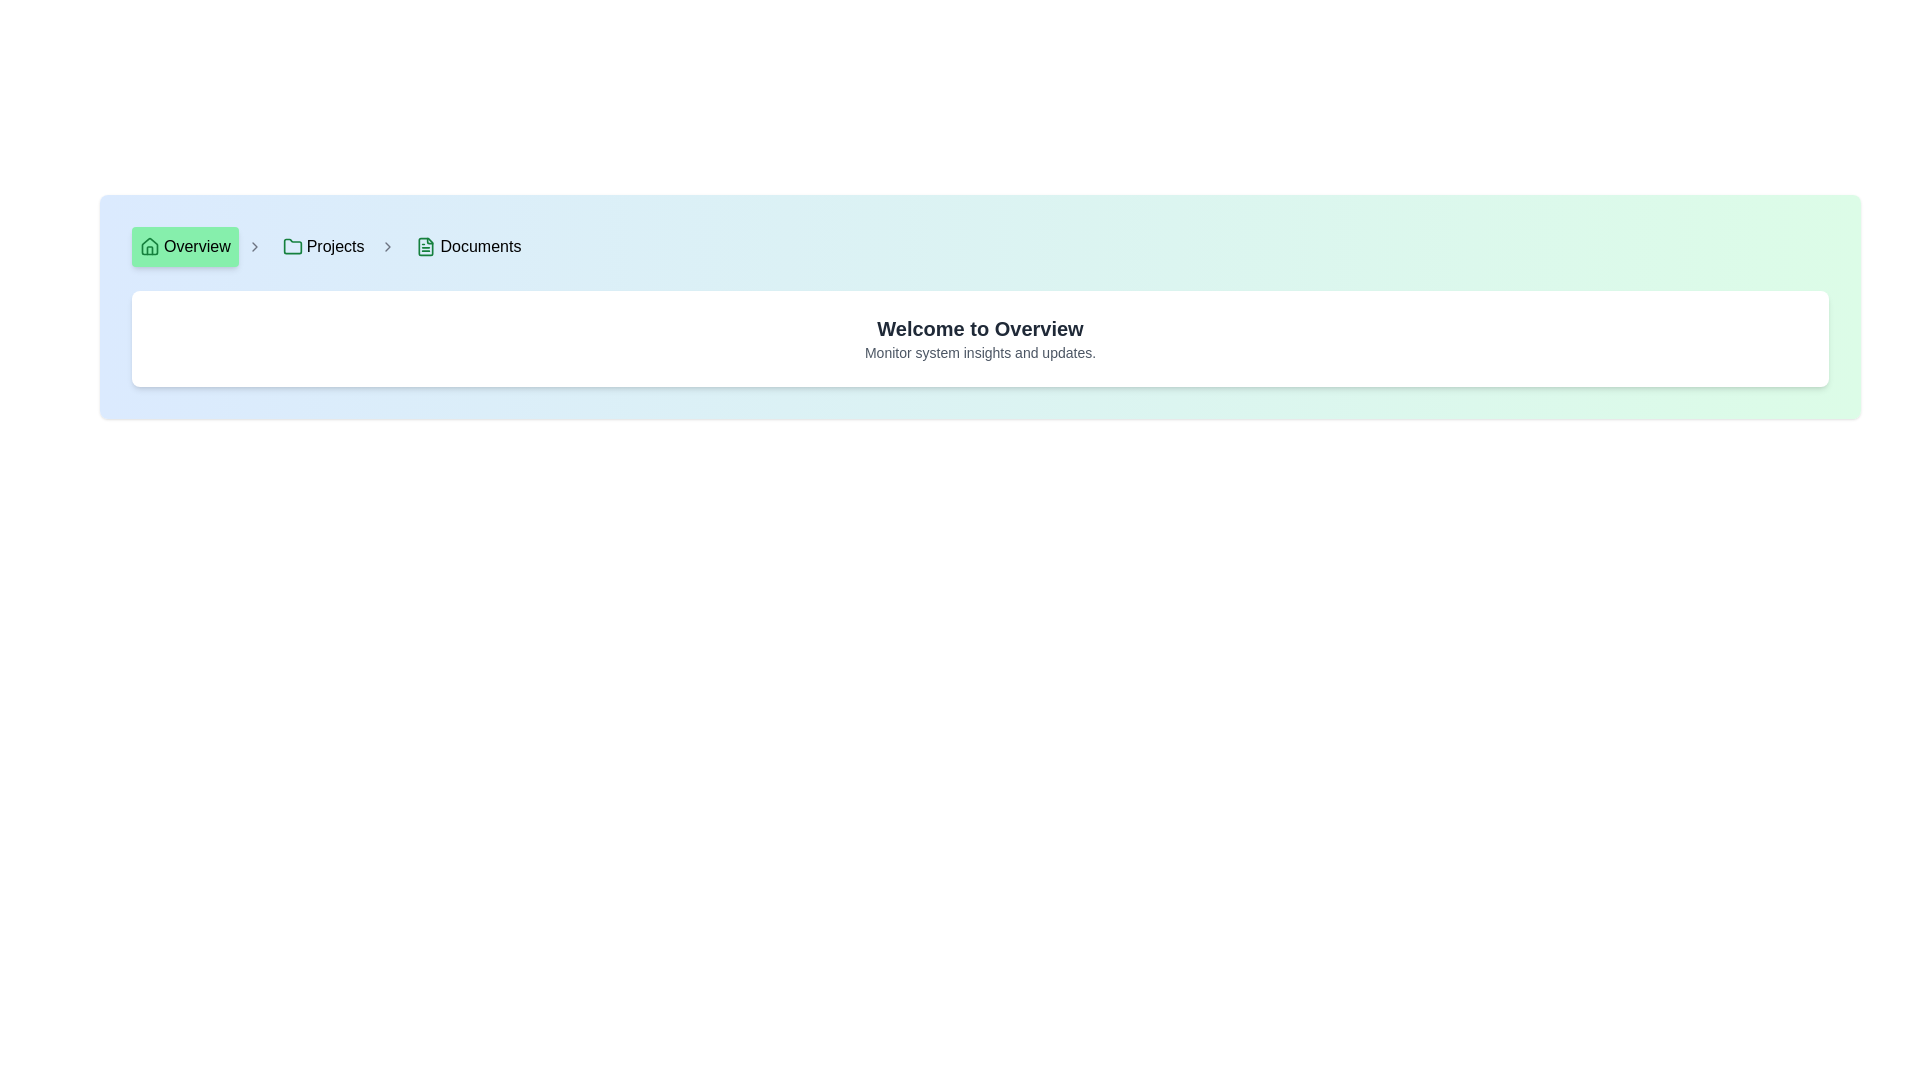 This screenshot has height=1080, width=1920. What do you see at coordinates (467, 245) in the screenshot?
I see `the 'Documents' button` at bounding box center [467, 245].